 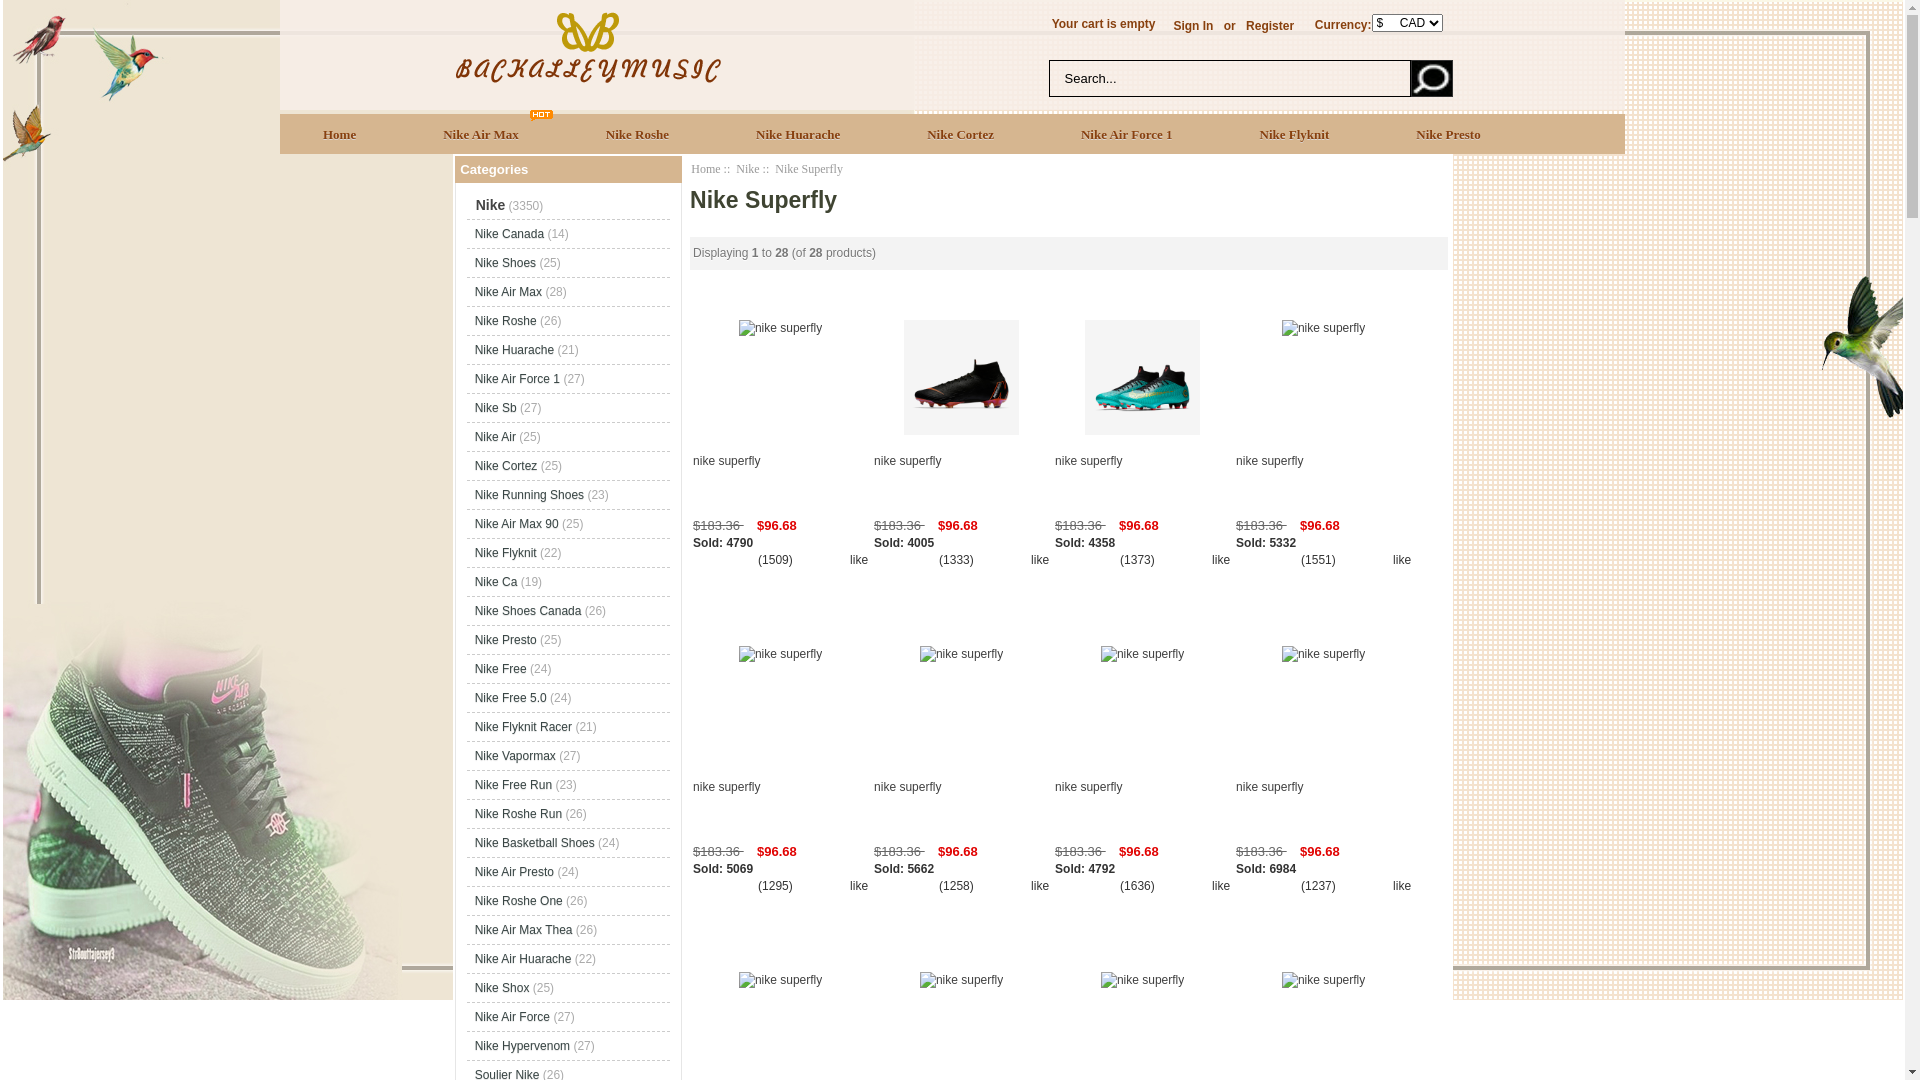 I want to click on 'Nike Ca', so click(x=496, y=582).